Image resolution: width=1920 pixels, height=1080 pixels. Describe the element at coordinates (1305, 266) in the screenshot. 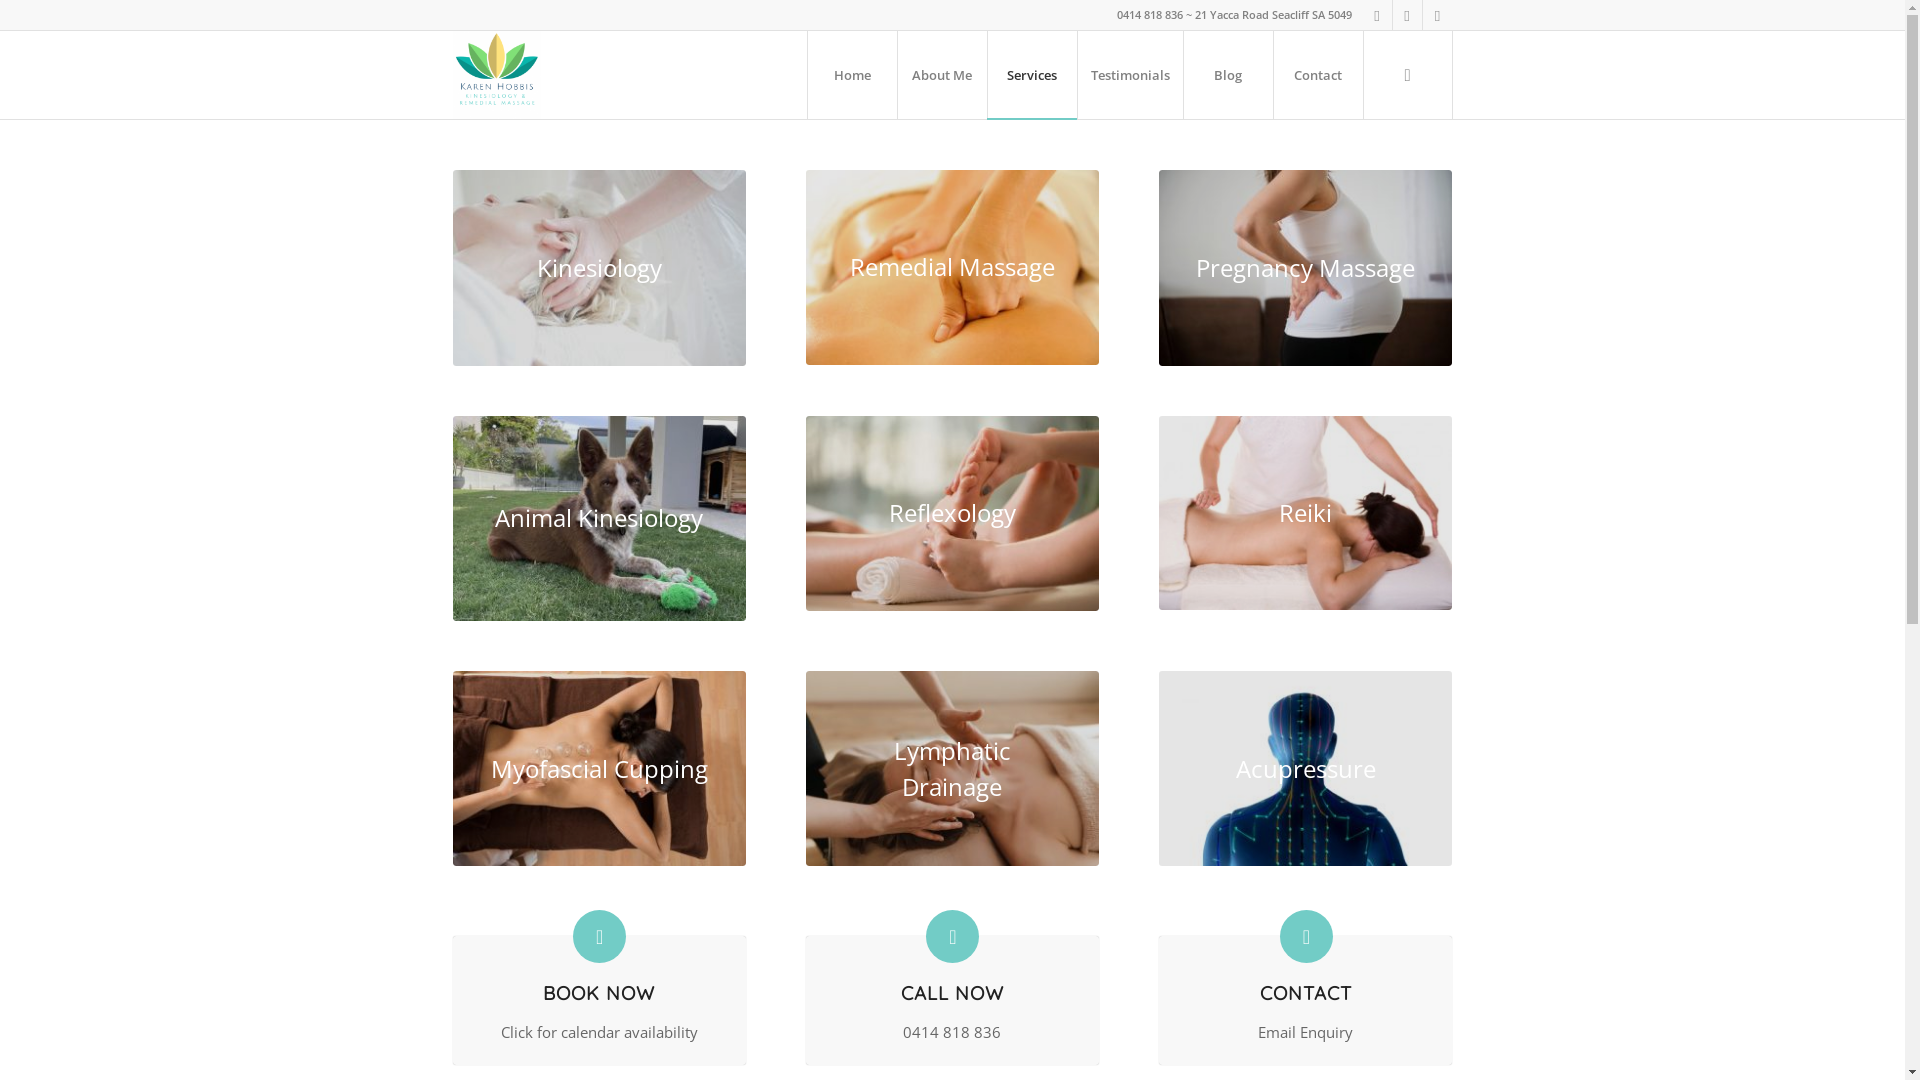

I see `'Pregnancy backache'` at that location.